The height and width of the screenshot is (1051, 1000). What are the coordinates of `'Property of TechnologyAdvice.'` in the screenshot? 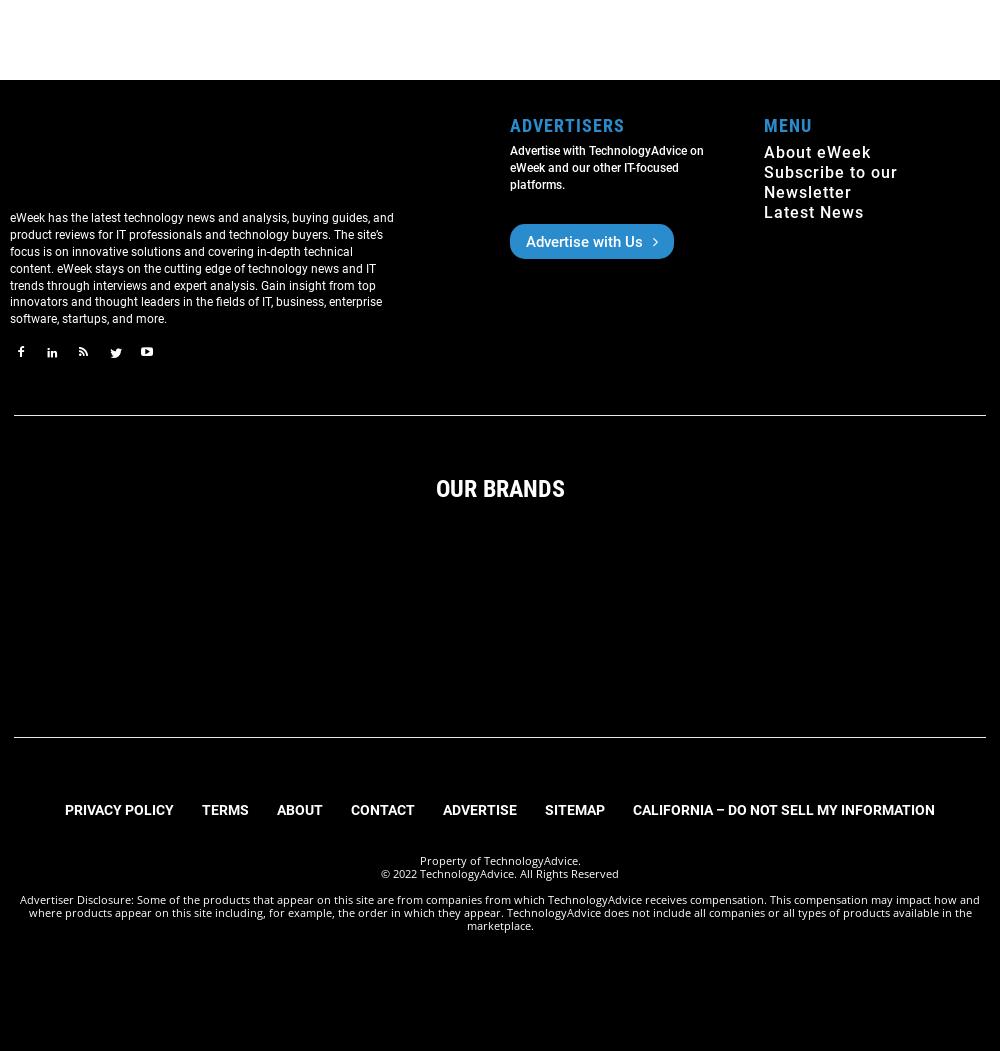 It's located at (498, 858).